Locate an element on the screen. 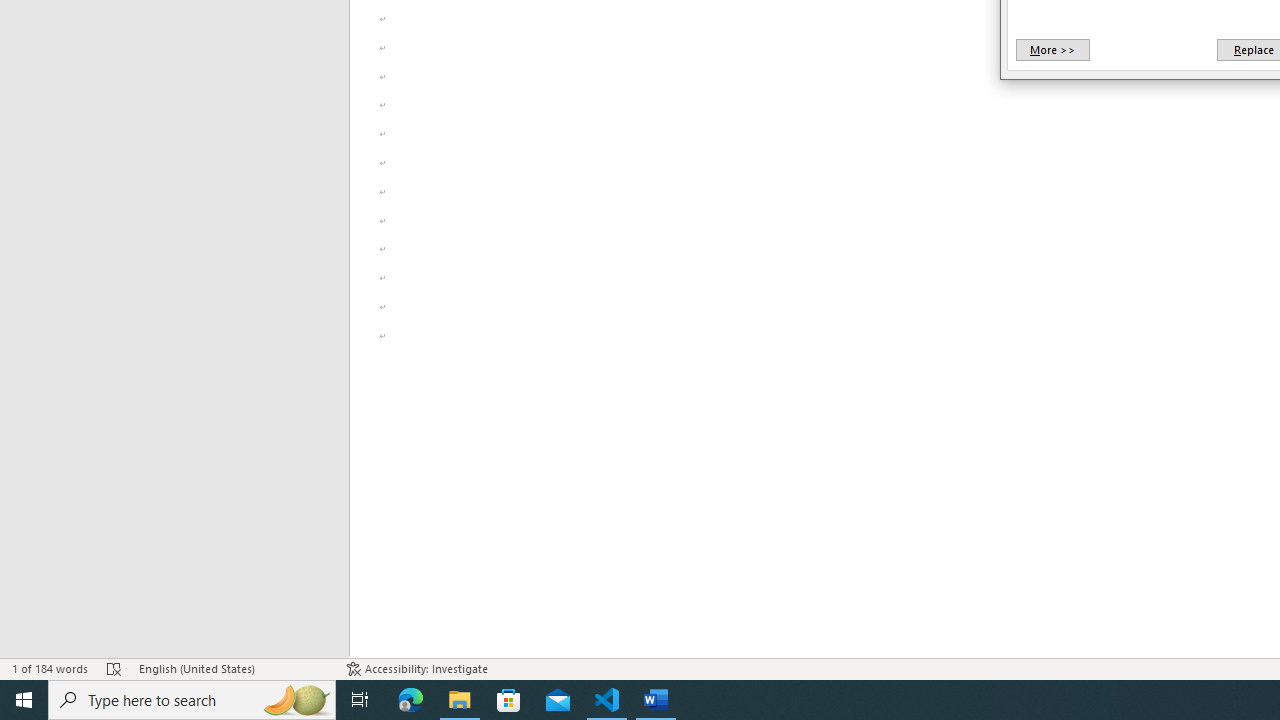  'Word - 1 running window' is located at coordinates (656, 698).